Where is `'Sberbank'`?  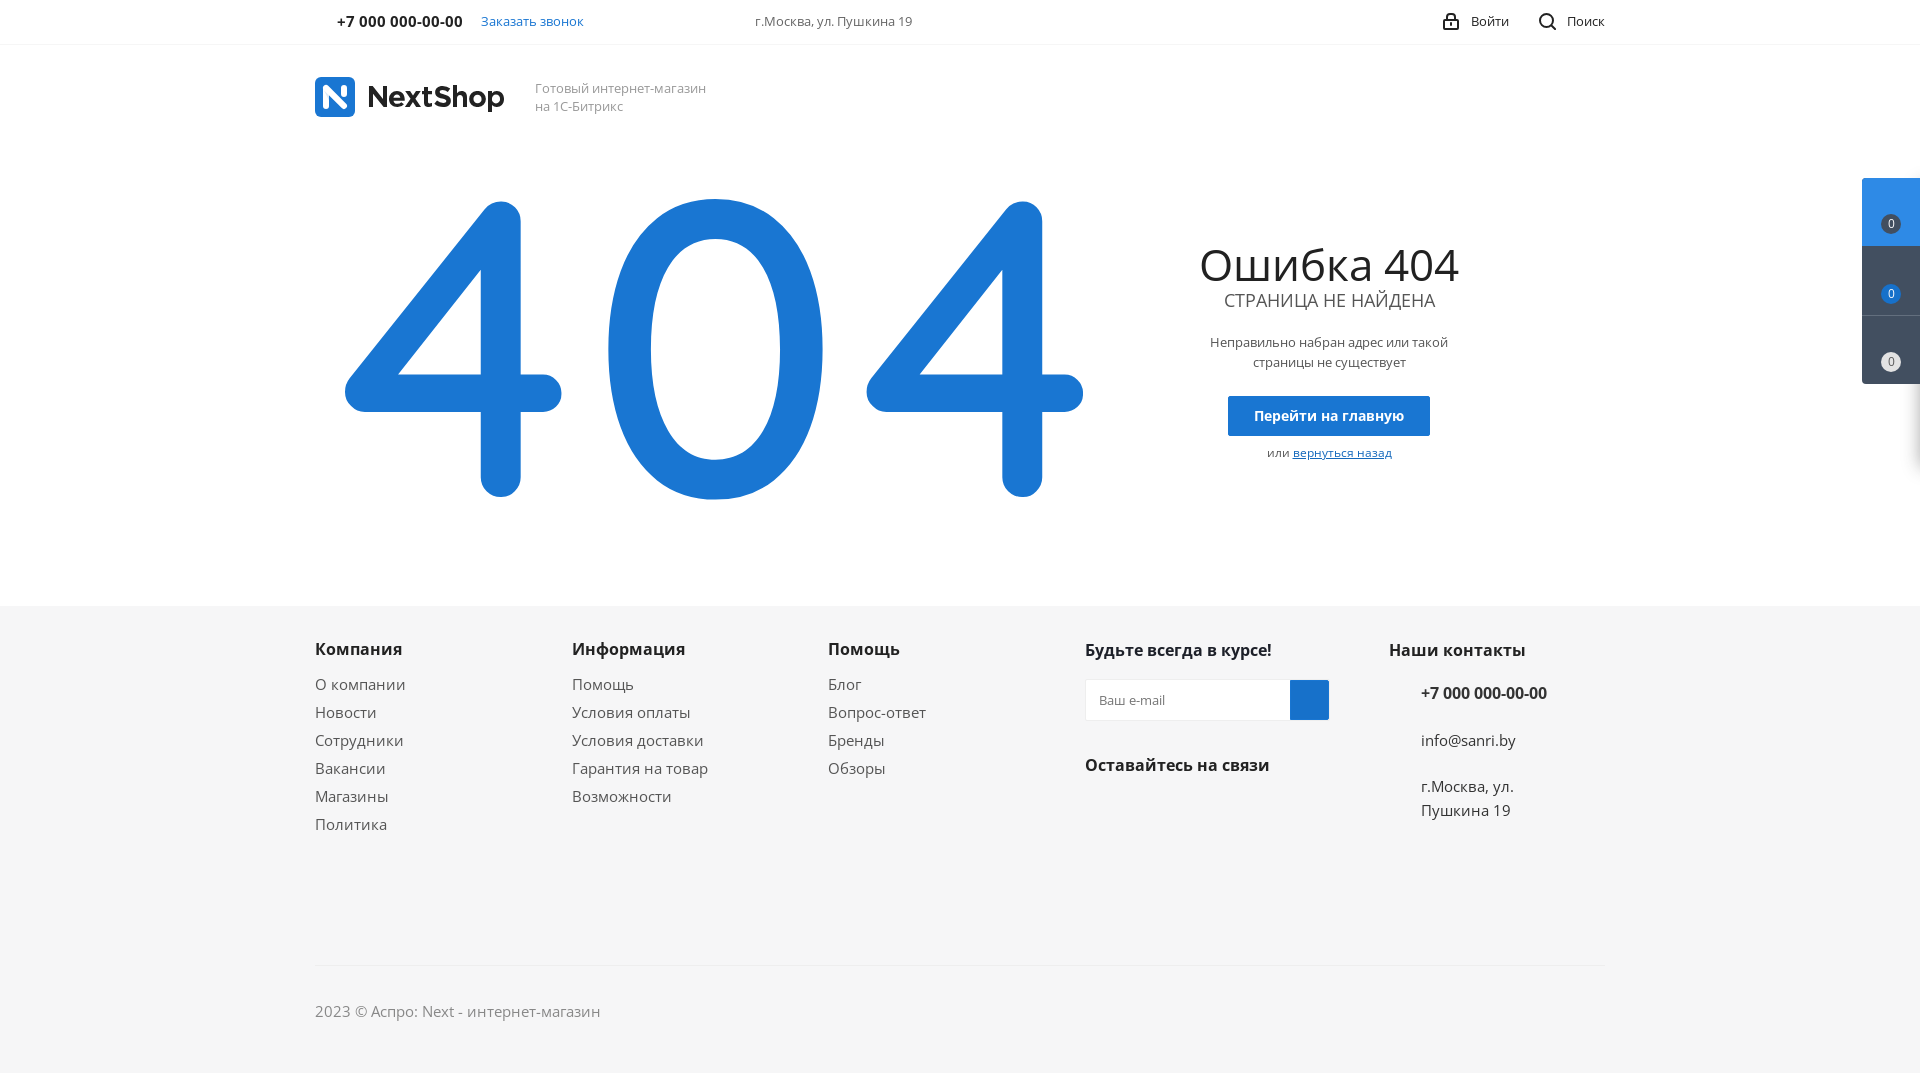 'Sberbank' is located at coordinates (1538, 1011).